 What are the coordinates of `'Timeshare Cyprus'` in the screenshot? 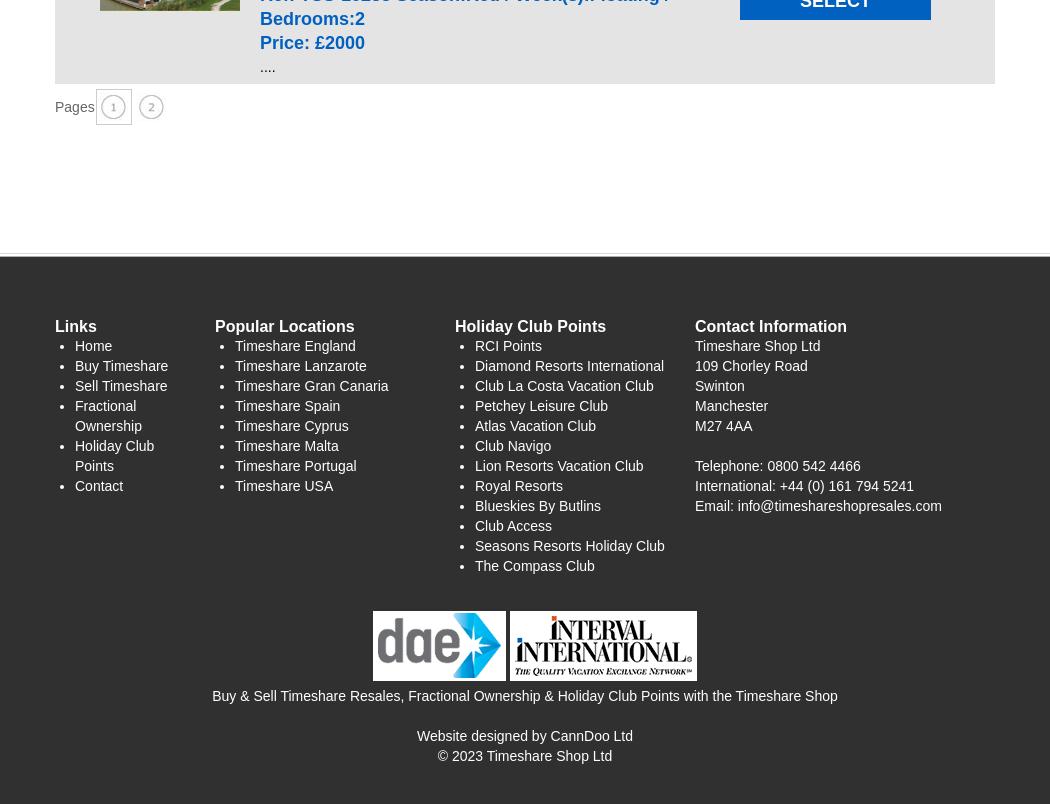 It's located at (234, 424).